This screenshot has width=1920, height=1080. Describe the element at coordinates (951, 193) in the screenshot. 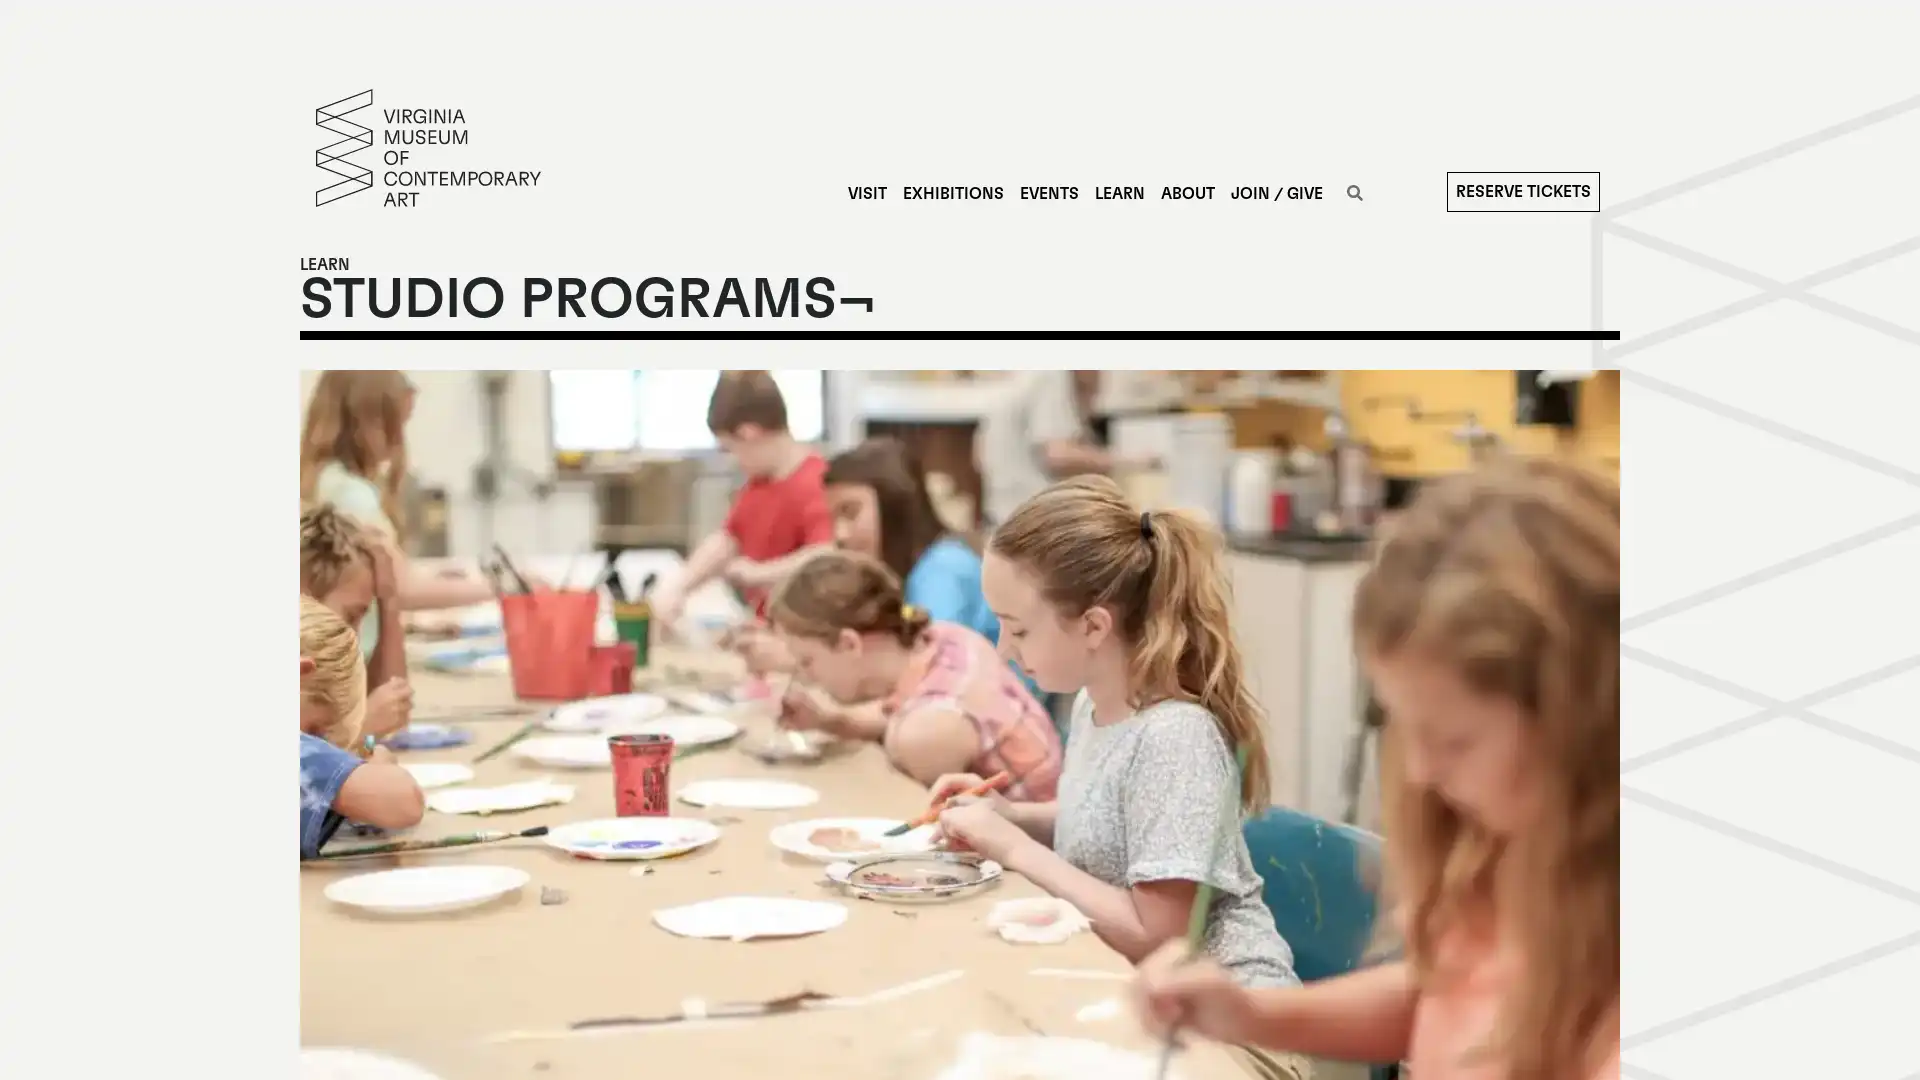

I see `EXHIBITIONS` at that location.